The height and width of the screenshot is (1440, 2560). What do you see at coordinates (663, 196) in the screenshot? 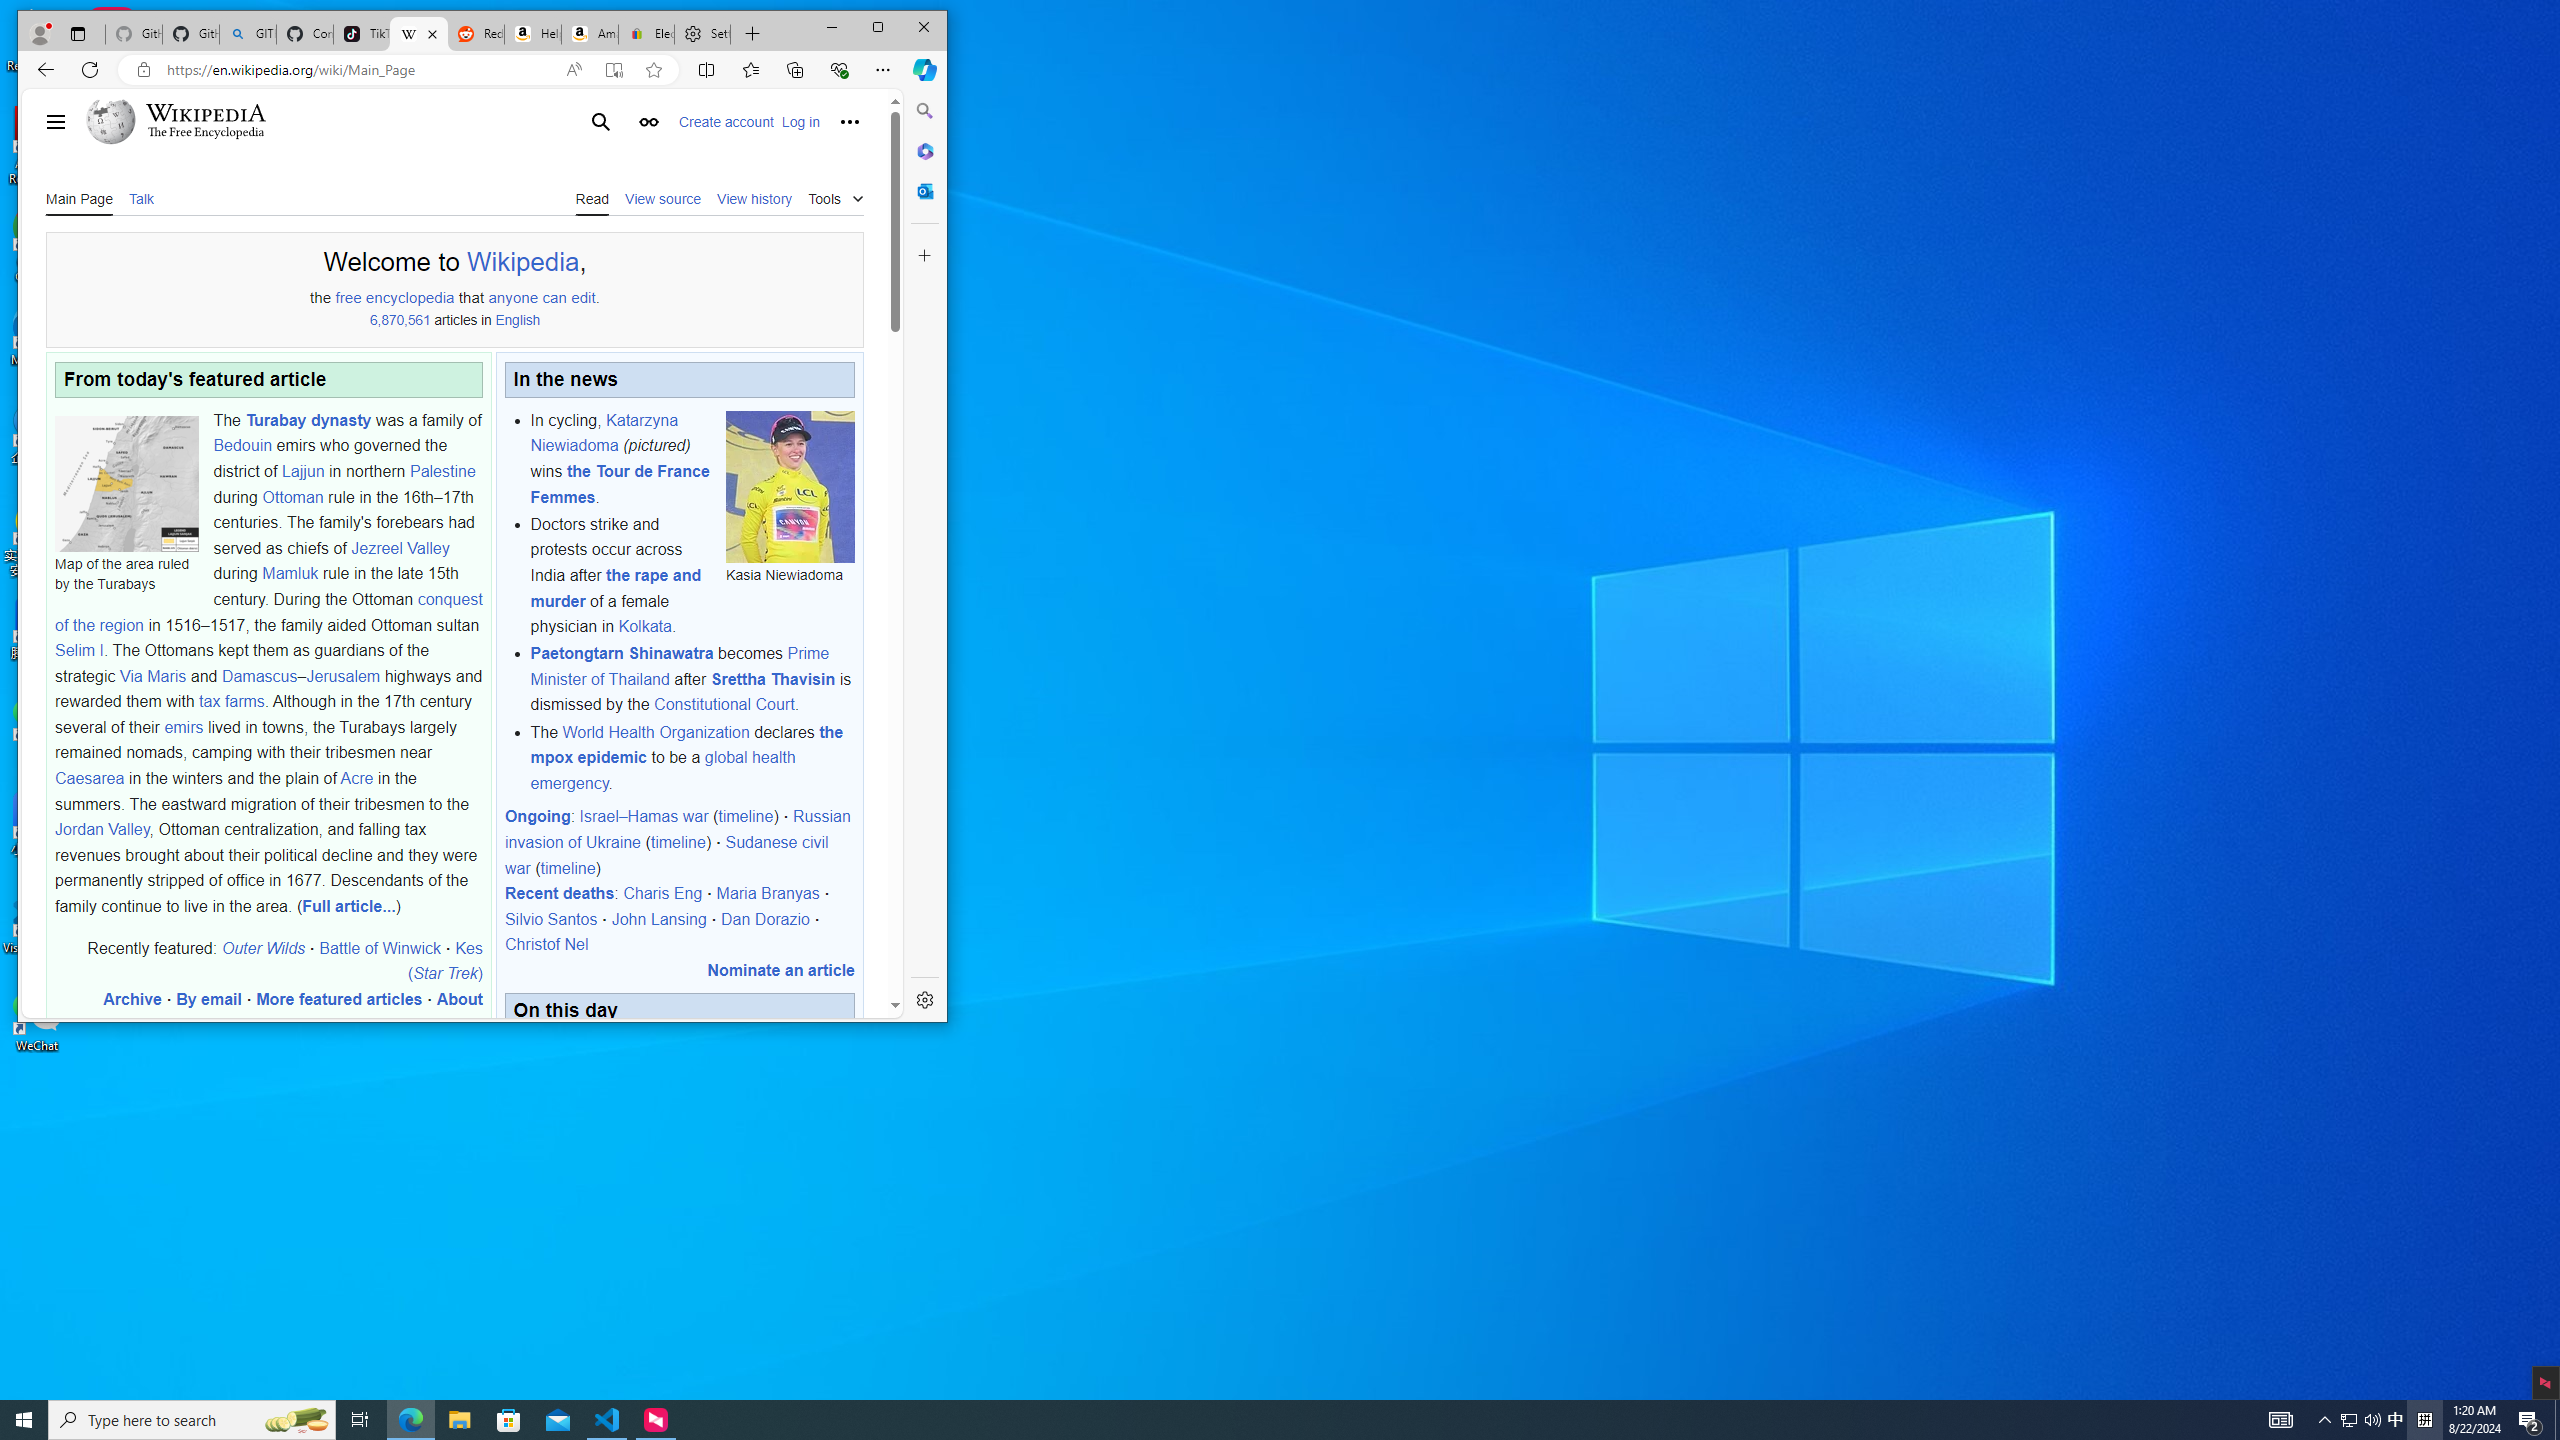
I see `'View source'` at bounding box center [663, 196].